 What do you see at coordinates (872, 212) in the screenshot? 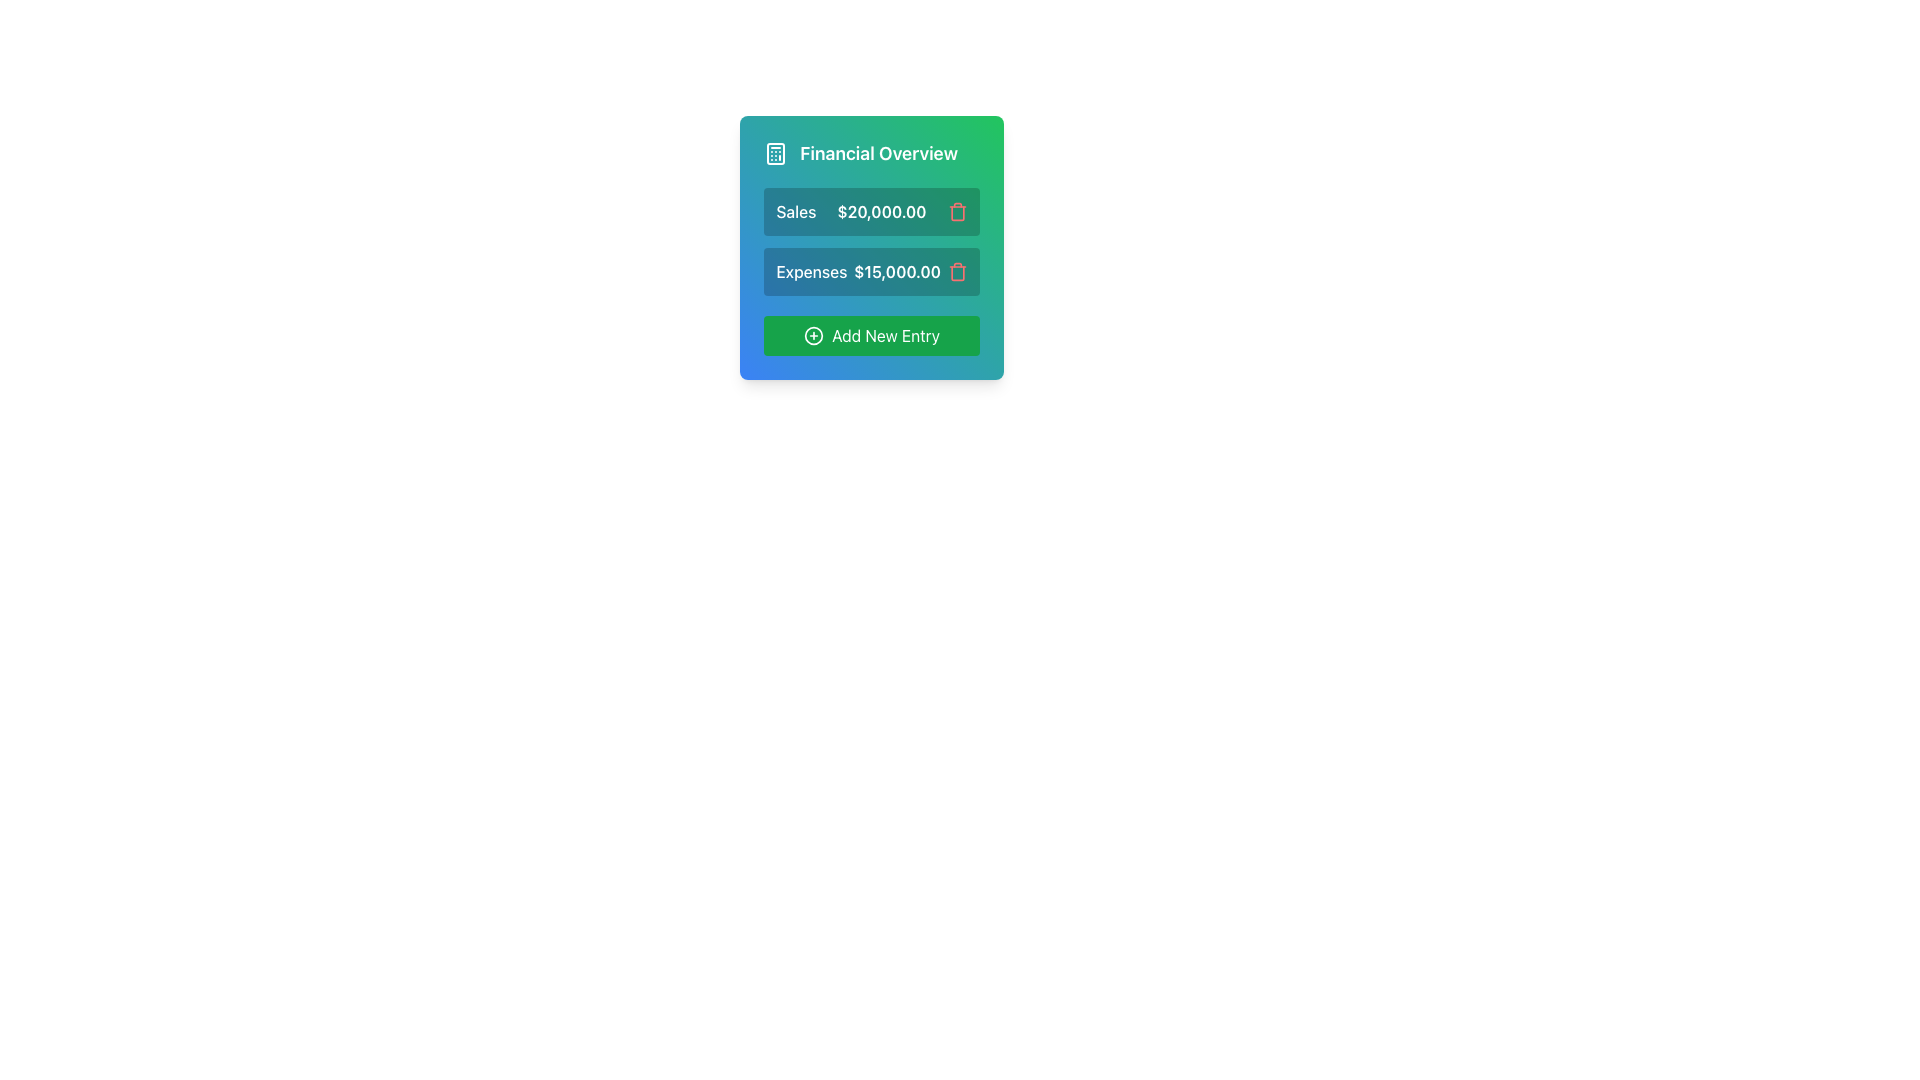
I see `the trash can icon associated with the 'Sales' financial entry` at bounding box center [872, 212].